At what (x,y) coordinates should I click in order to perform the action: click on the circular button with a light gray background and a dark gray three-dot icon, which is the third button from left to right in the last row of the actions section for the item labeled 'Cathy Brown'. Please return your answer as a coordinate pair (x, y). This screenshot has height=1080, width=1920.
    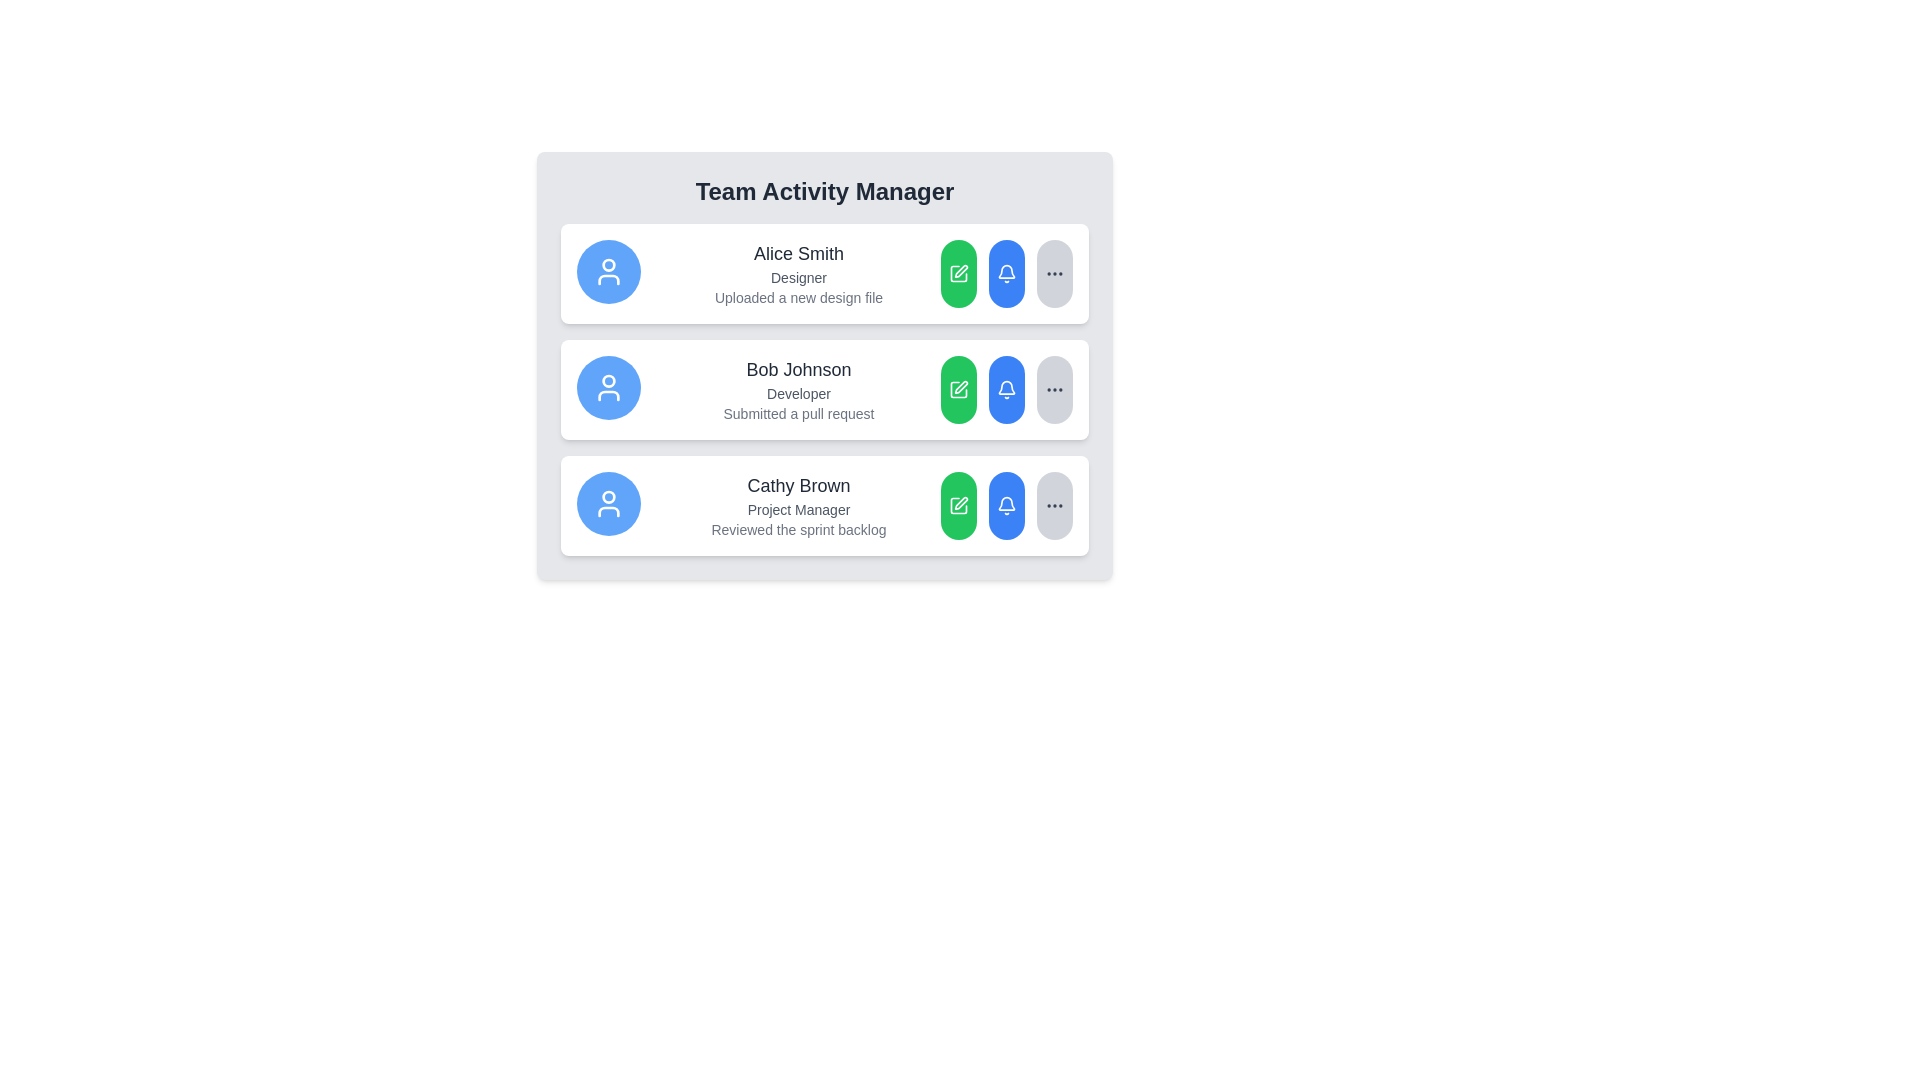
    Looking at the image, I should click on (1054, 504).